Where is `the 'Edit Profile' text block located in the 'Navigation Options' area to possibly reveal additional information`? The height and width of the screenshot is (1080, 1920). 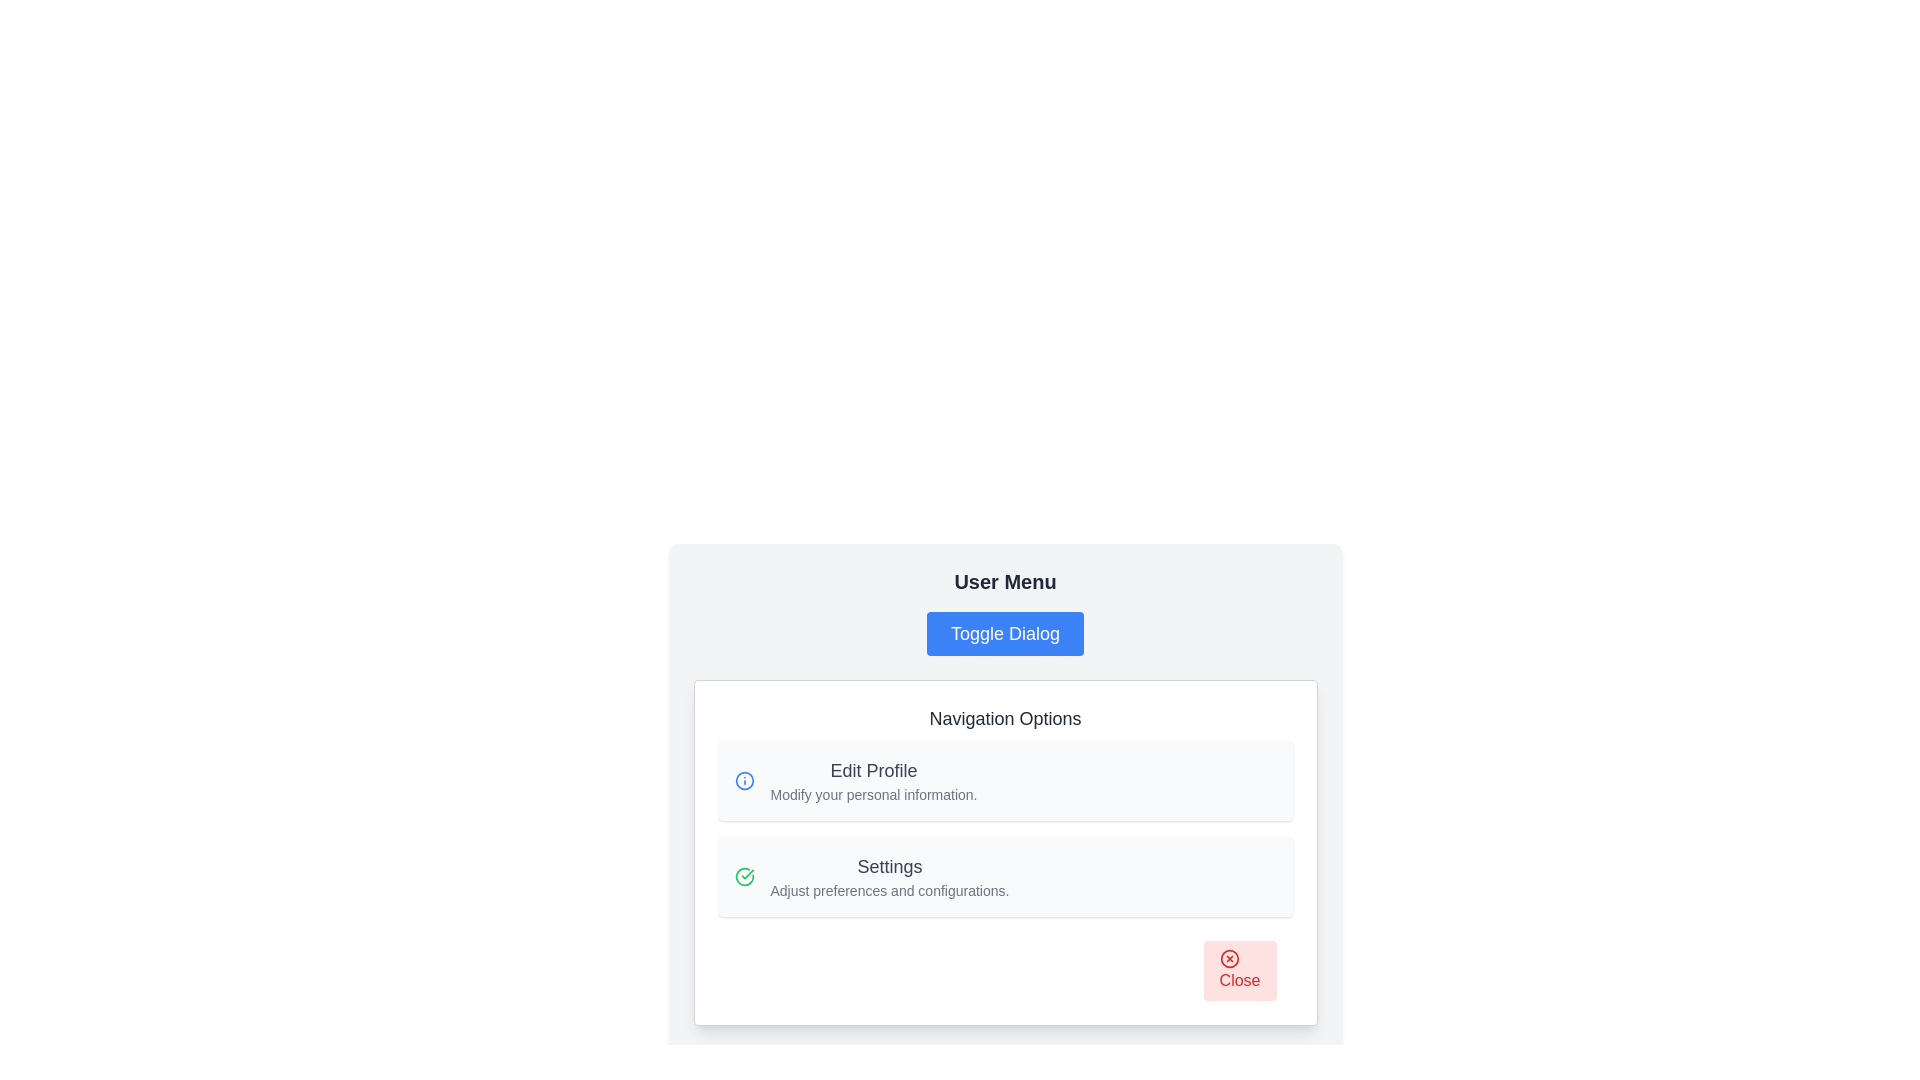 the 'Edit Profile' text block located in the 'Navigation Options' area to possibly reveal additional information is located at coordinates (873, 779).